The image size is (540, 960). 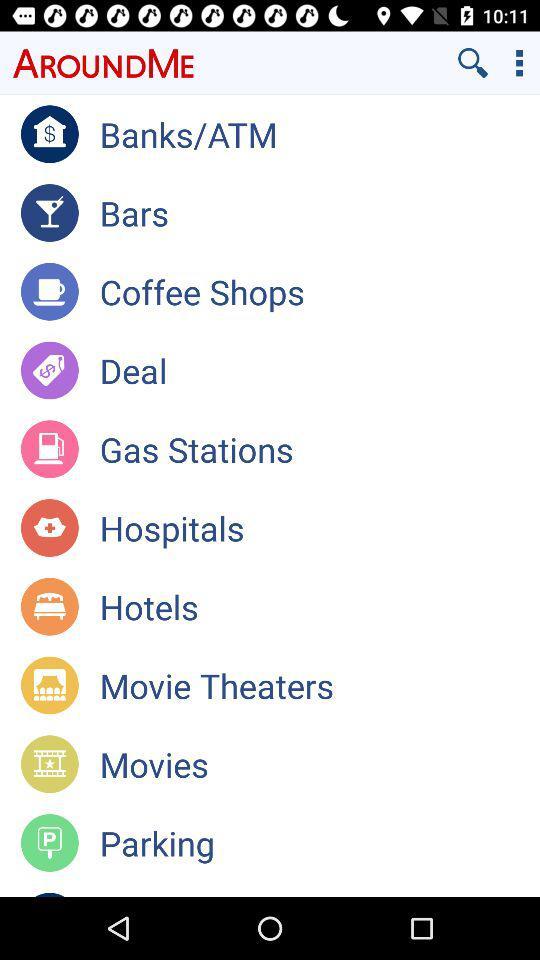 I want to click on the item below banks/atm, so click(x=319, y=213).